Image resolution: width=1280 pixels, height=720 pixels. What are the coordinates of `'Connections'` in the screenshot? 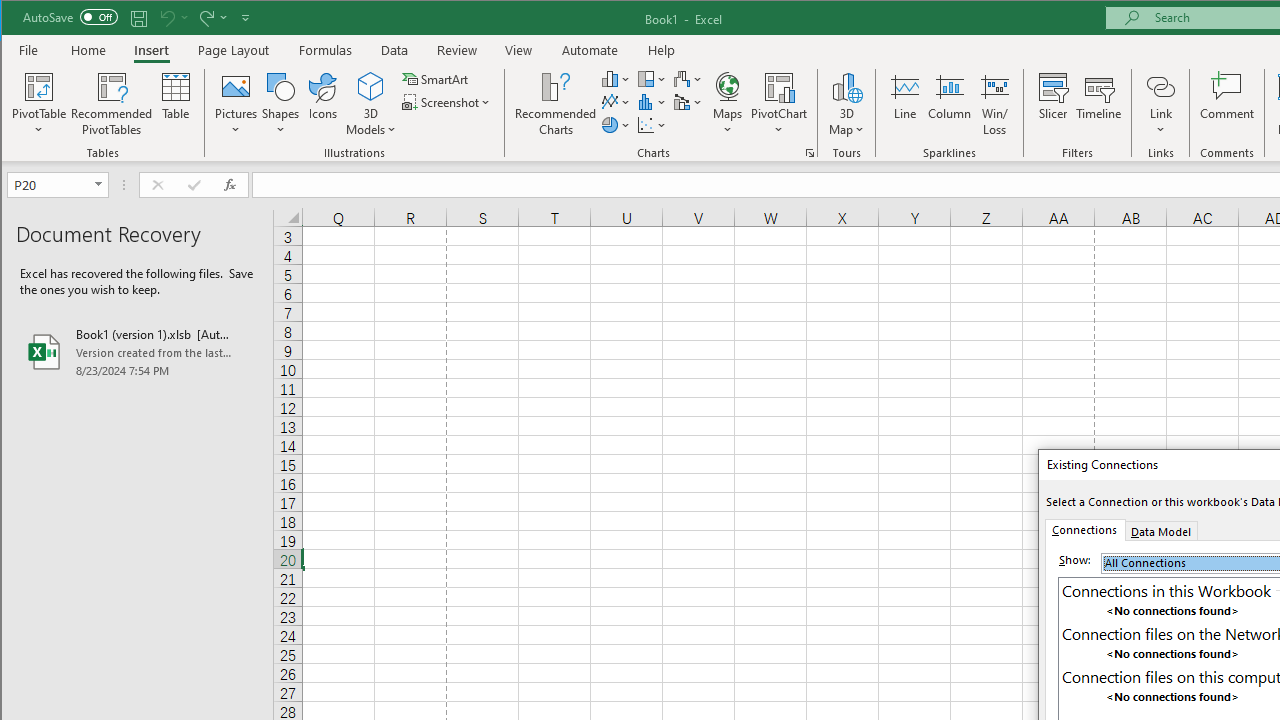 It's located at (1083, 528).